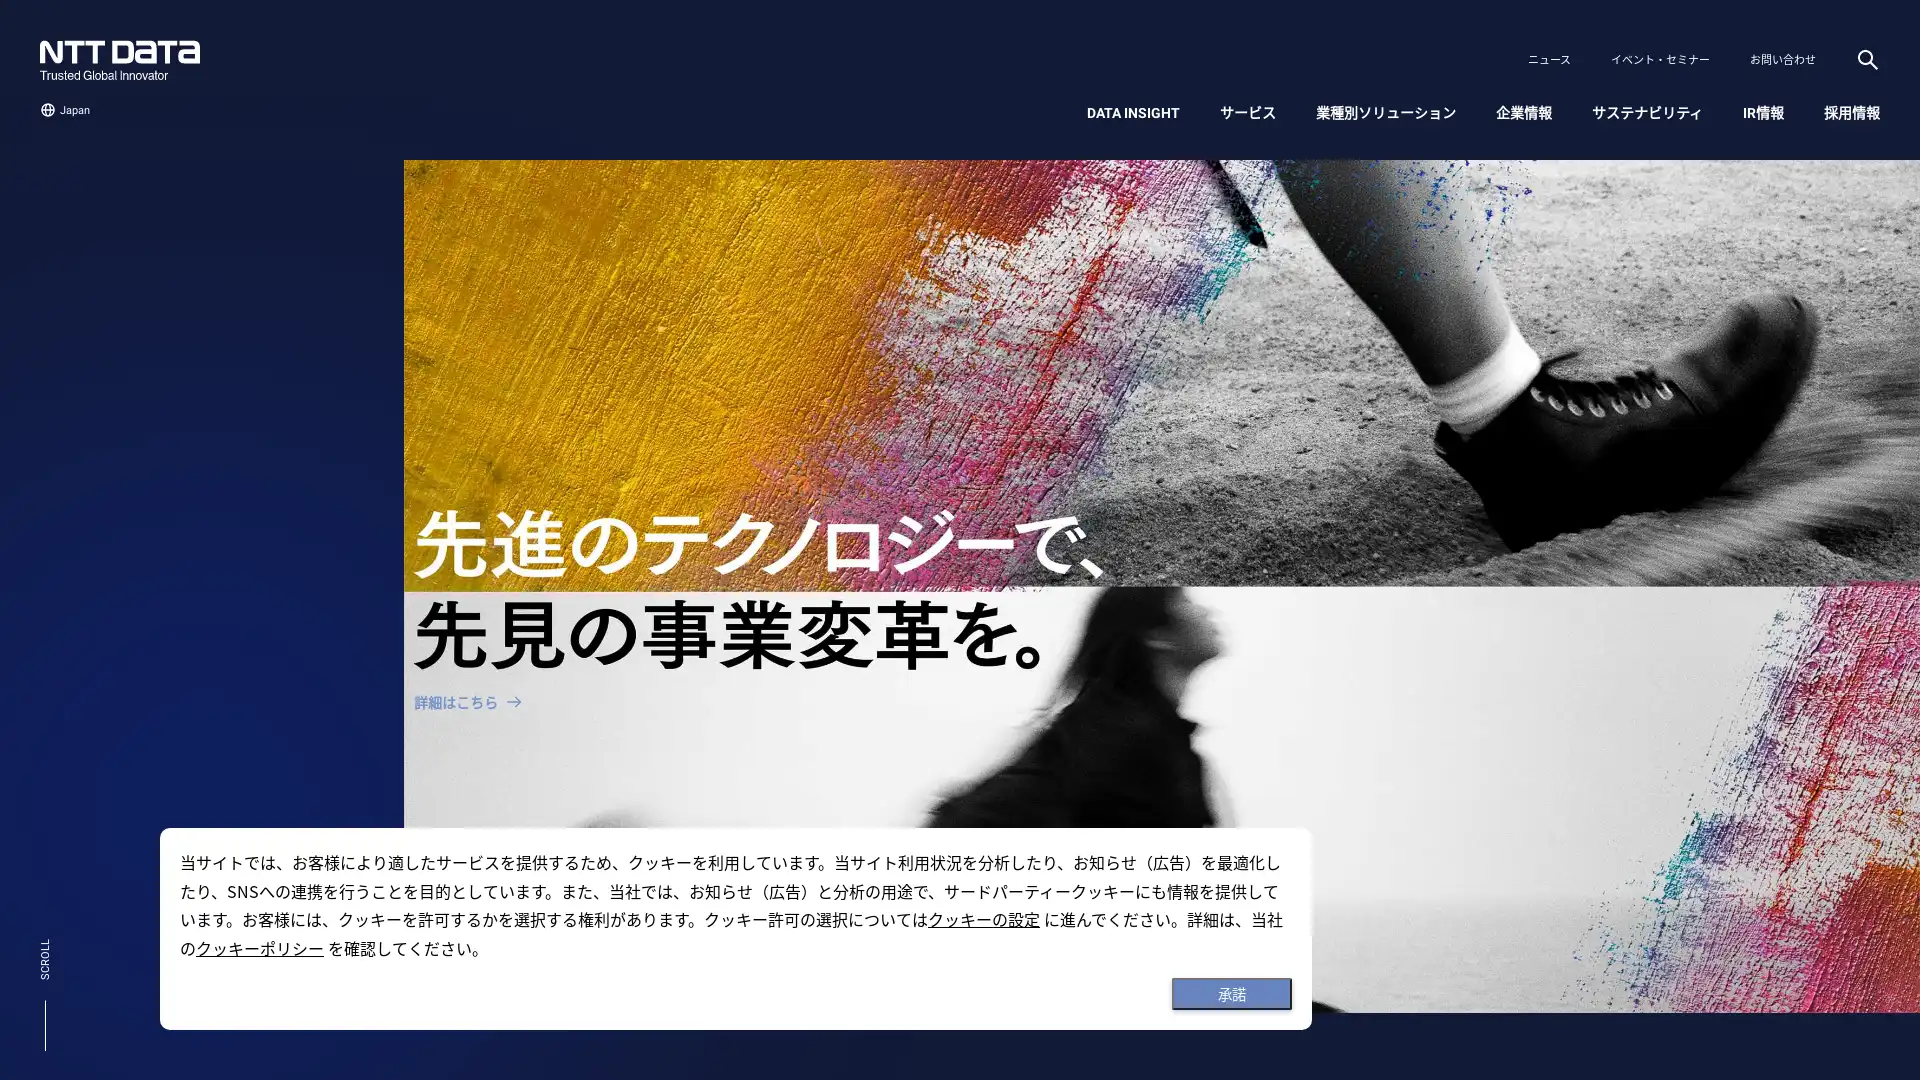  I want to click on Close consent Widget, so click(1231, 994).